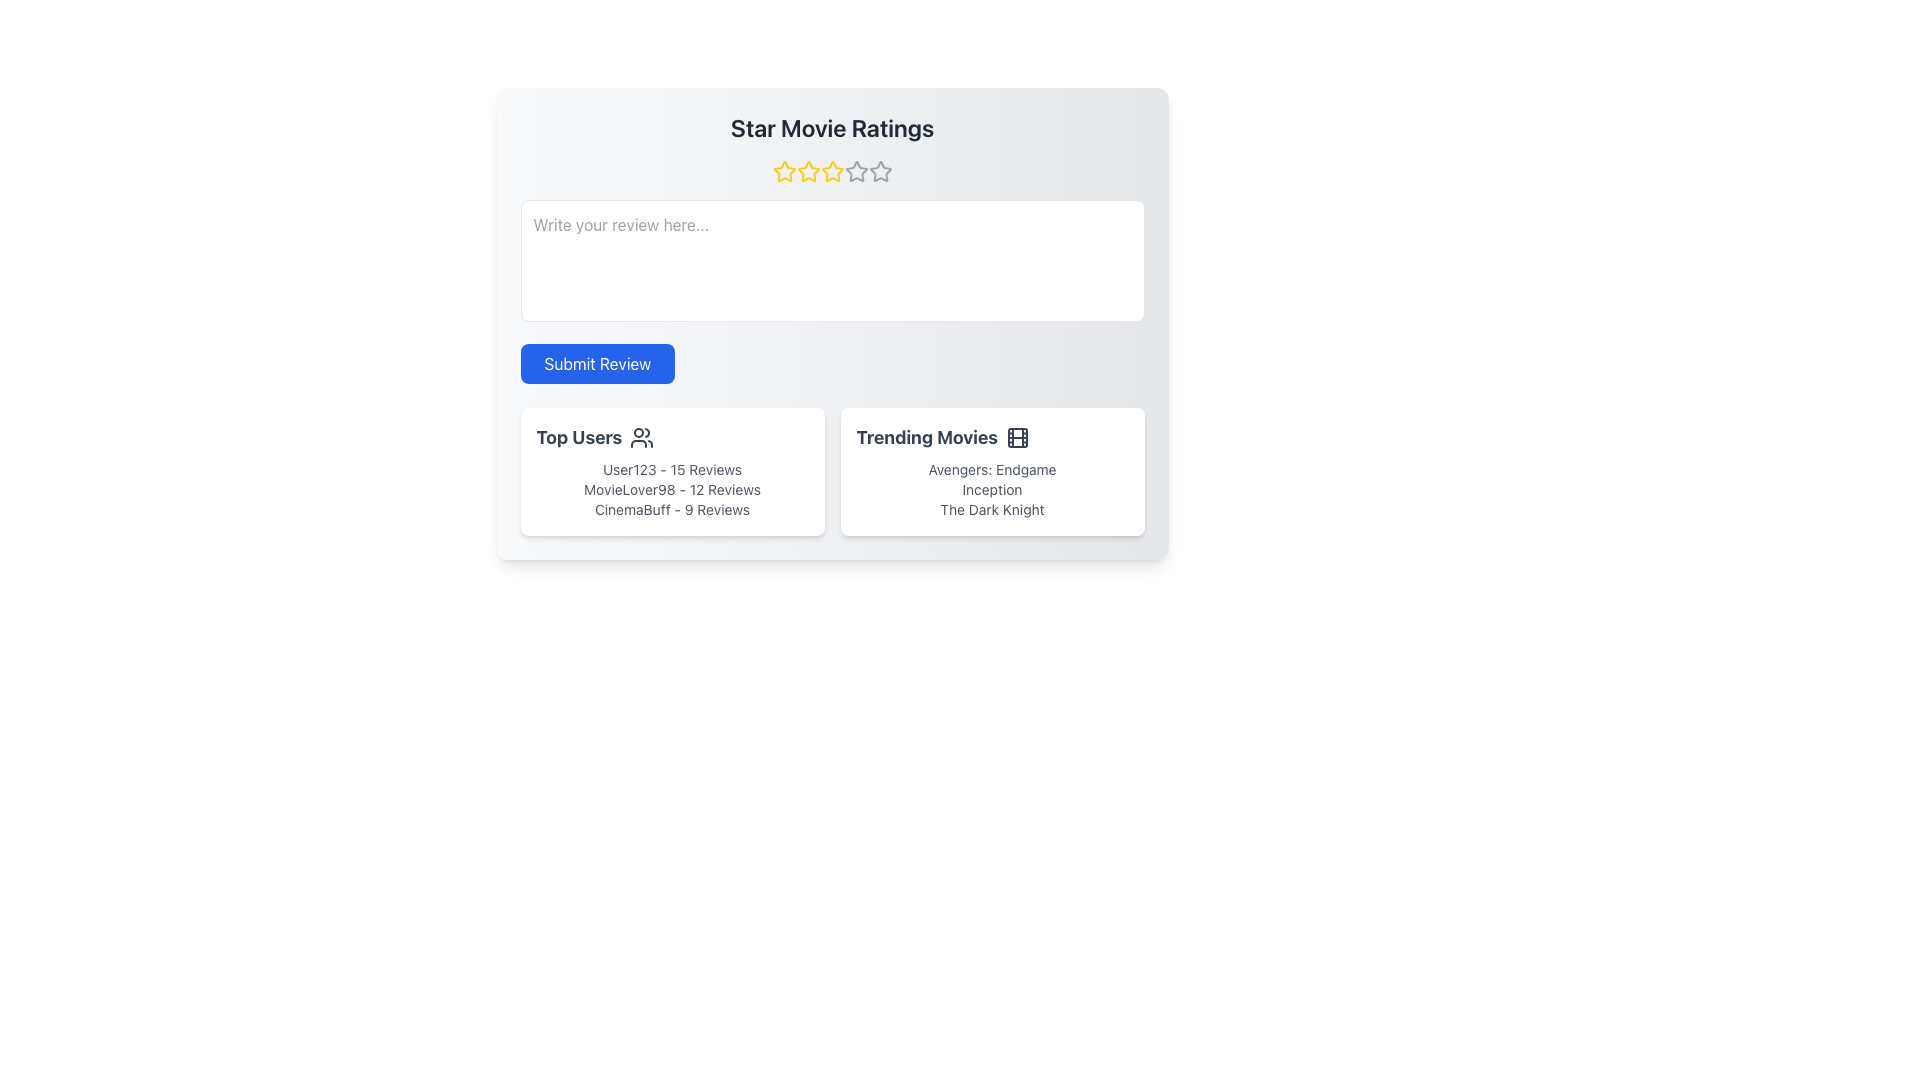 Image resolution: width=1920 pixels, height=1080 pixels. What do you see at coordinates (992, 471) in the screenshot?
I see `Card component located in the bottom right corner of the grid layout to view the list of currently trending movies` at bounding box center [992, 471].